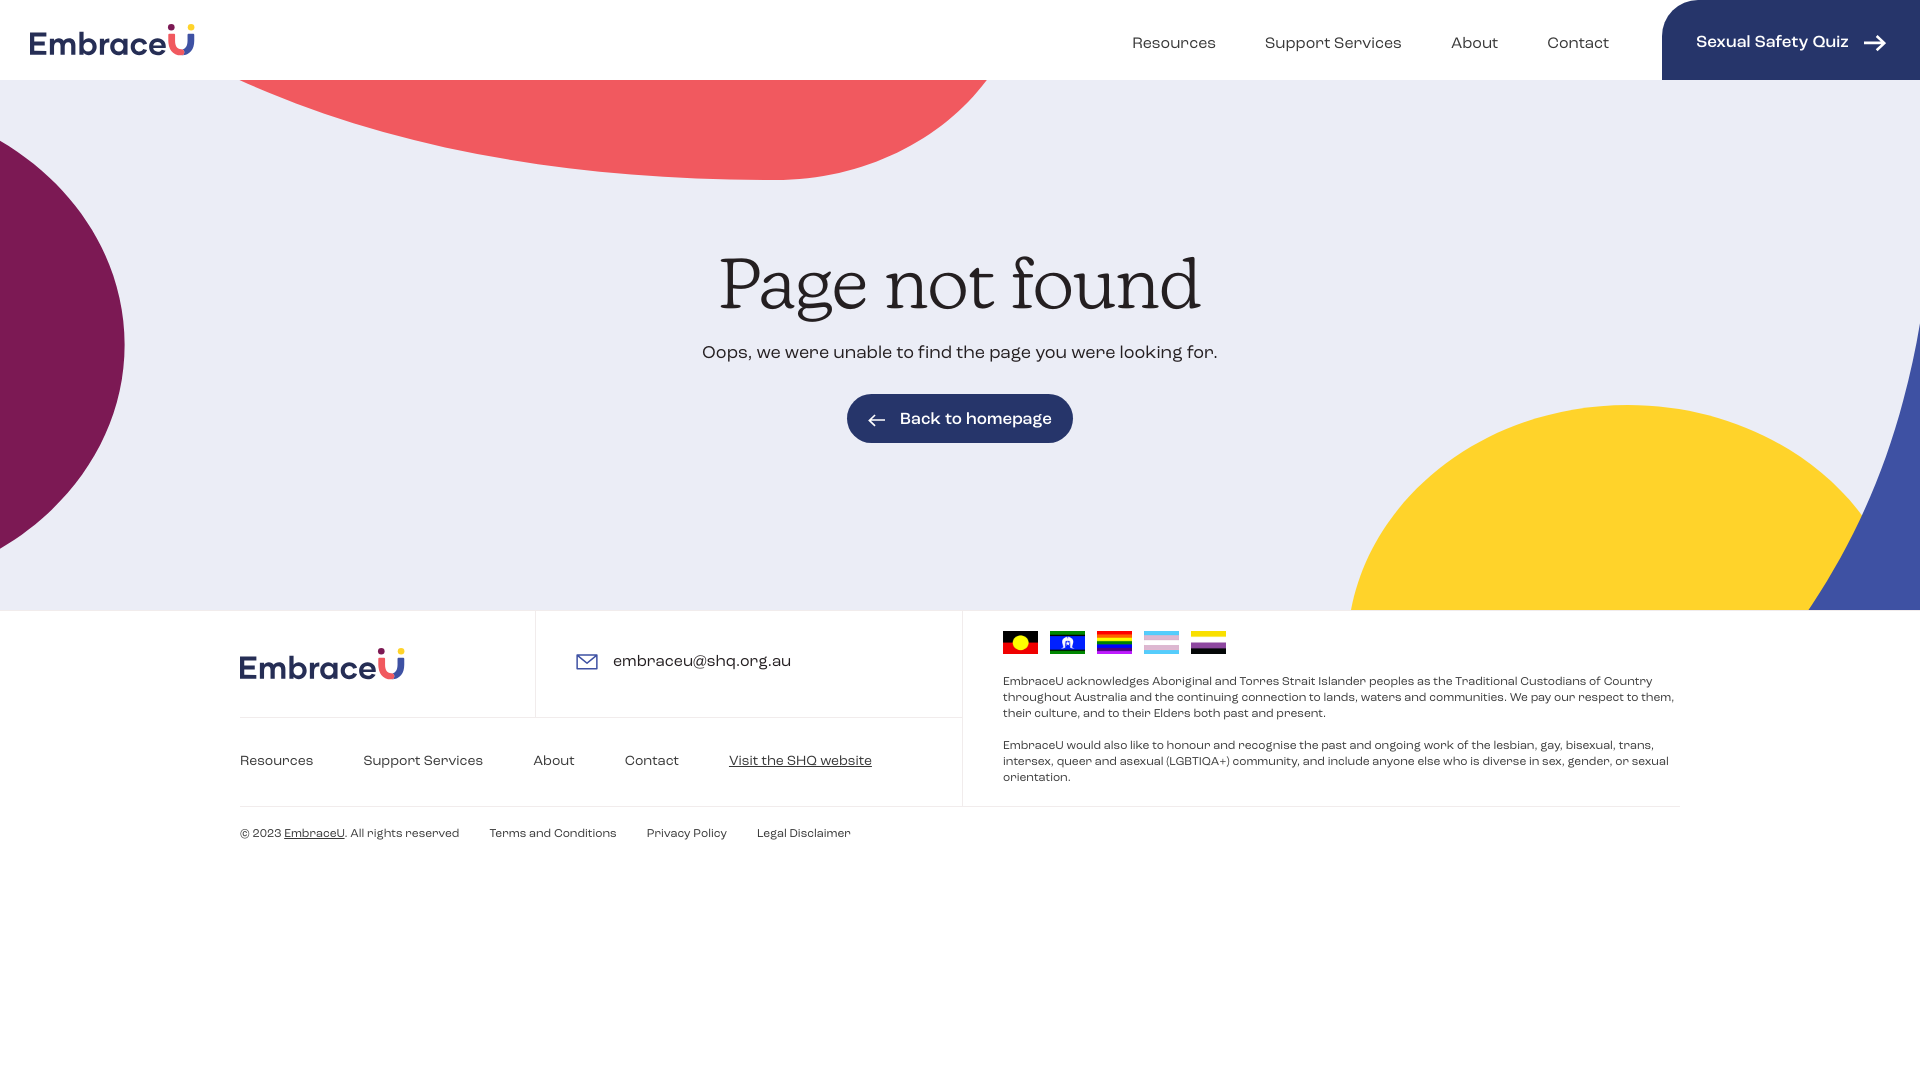 This screenshot has width=1920, height=1080. I want to click on 'EmbraceU', so click(282, 833).